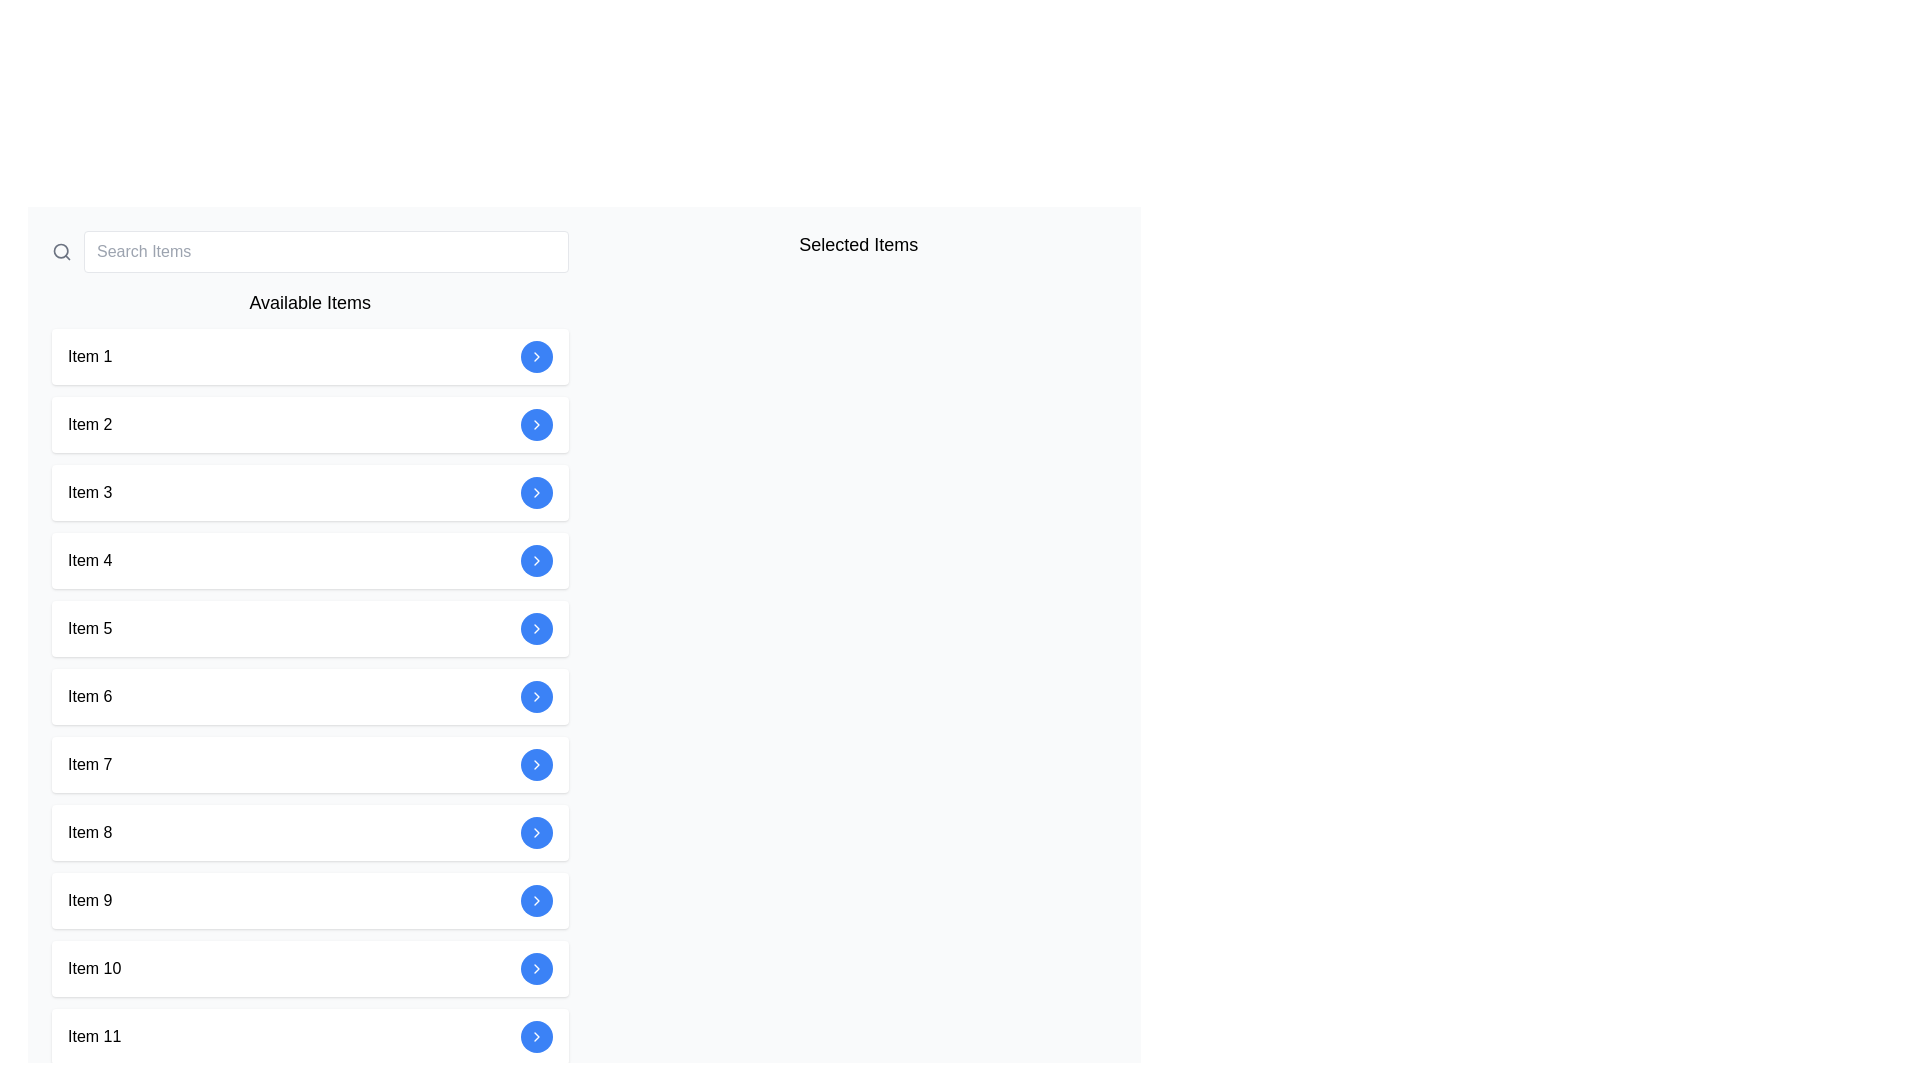 The height and width of the screenshot is (1080, 1920). I want to click on the text label displaying 'Item 3' located under the 'Available Items' header in the left panel, so click(89, 493).